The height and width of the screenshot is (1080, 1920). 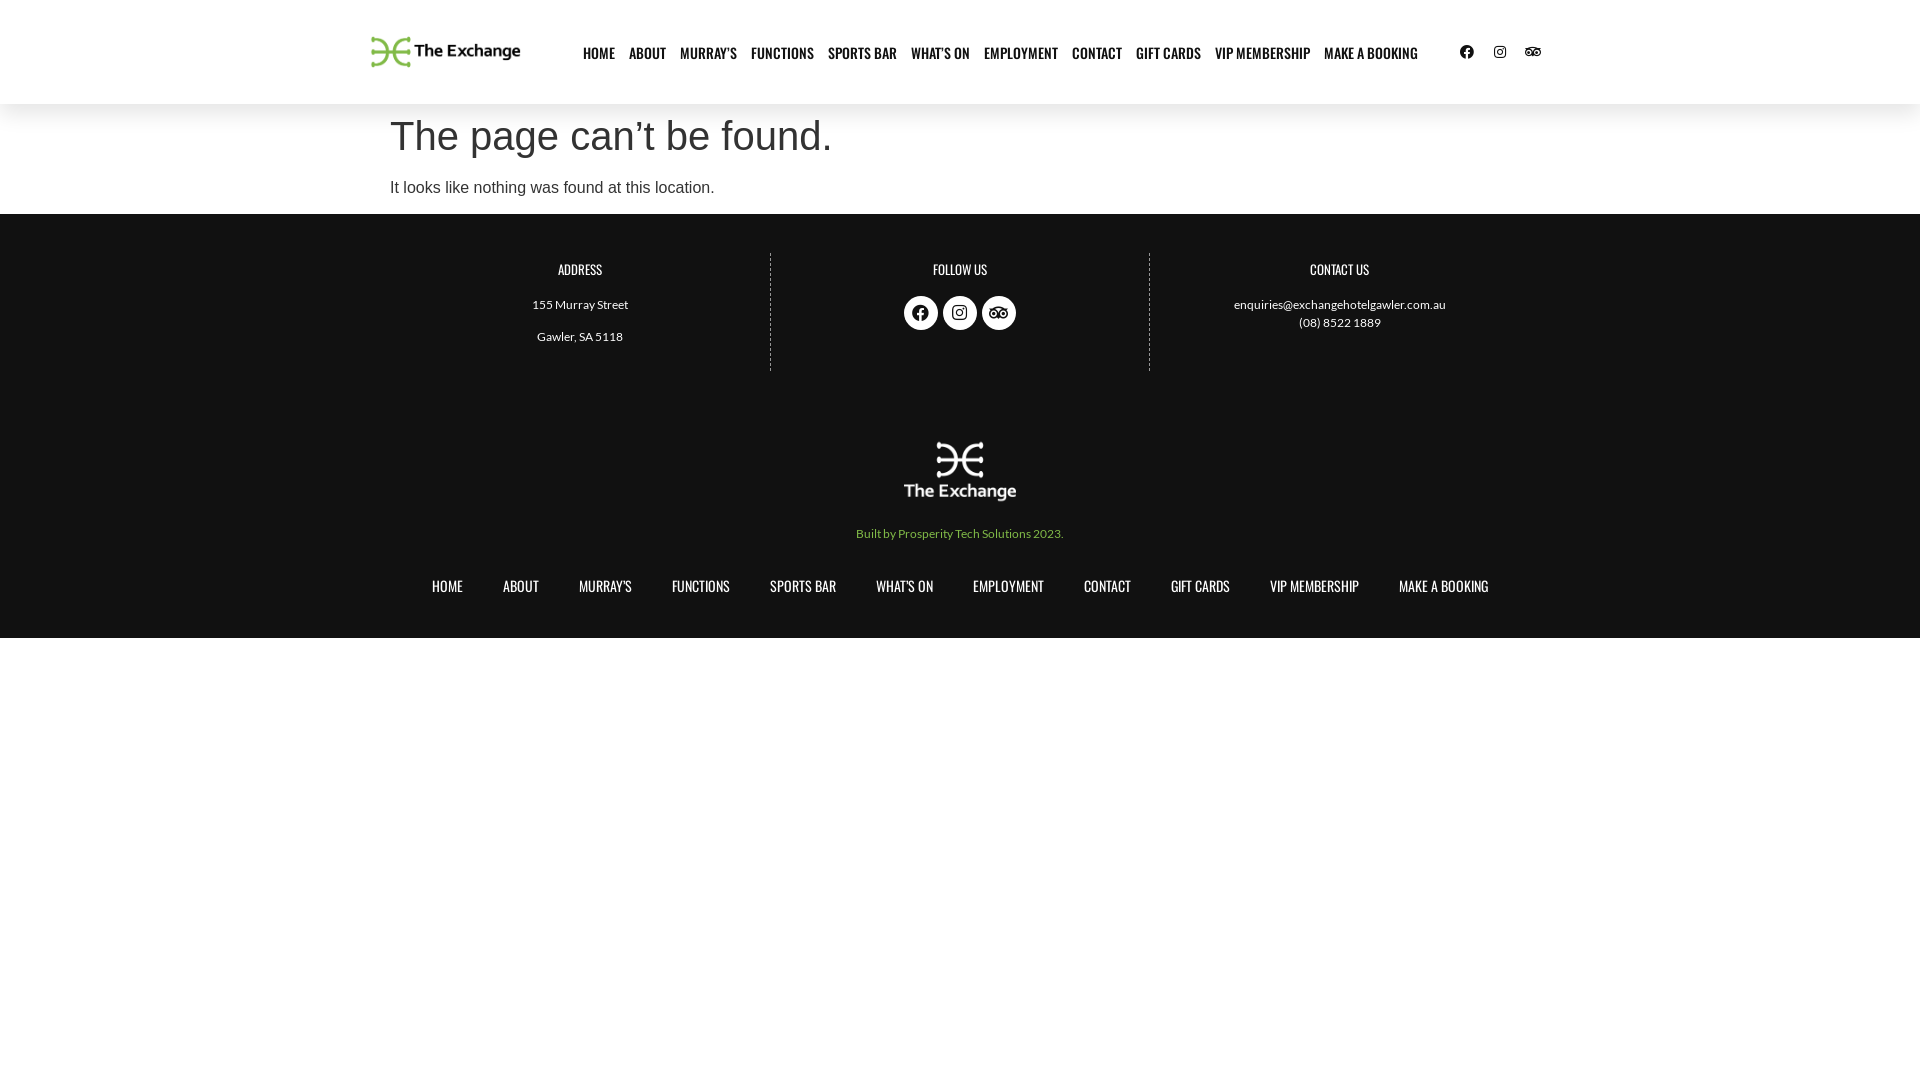 What do you see at coordinates (1021, 51) in the screenshot?
I see `'EMPLOYMENT'` at bounding box center [1021, 51].